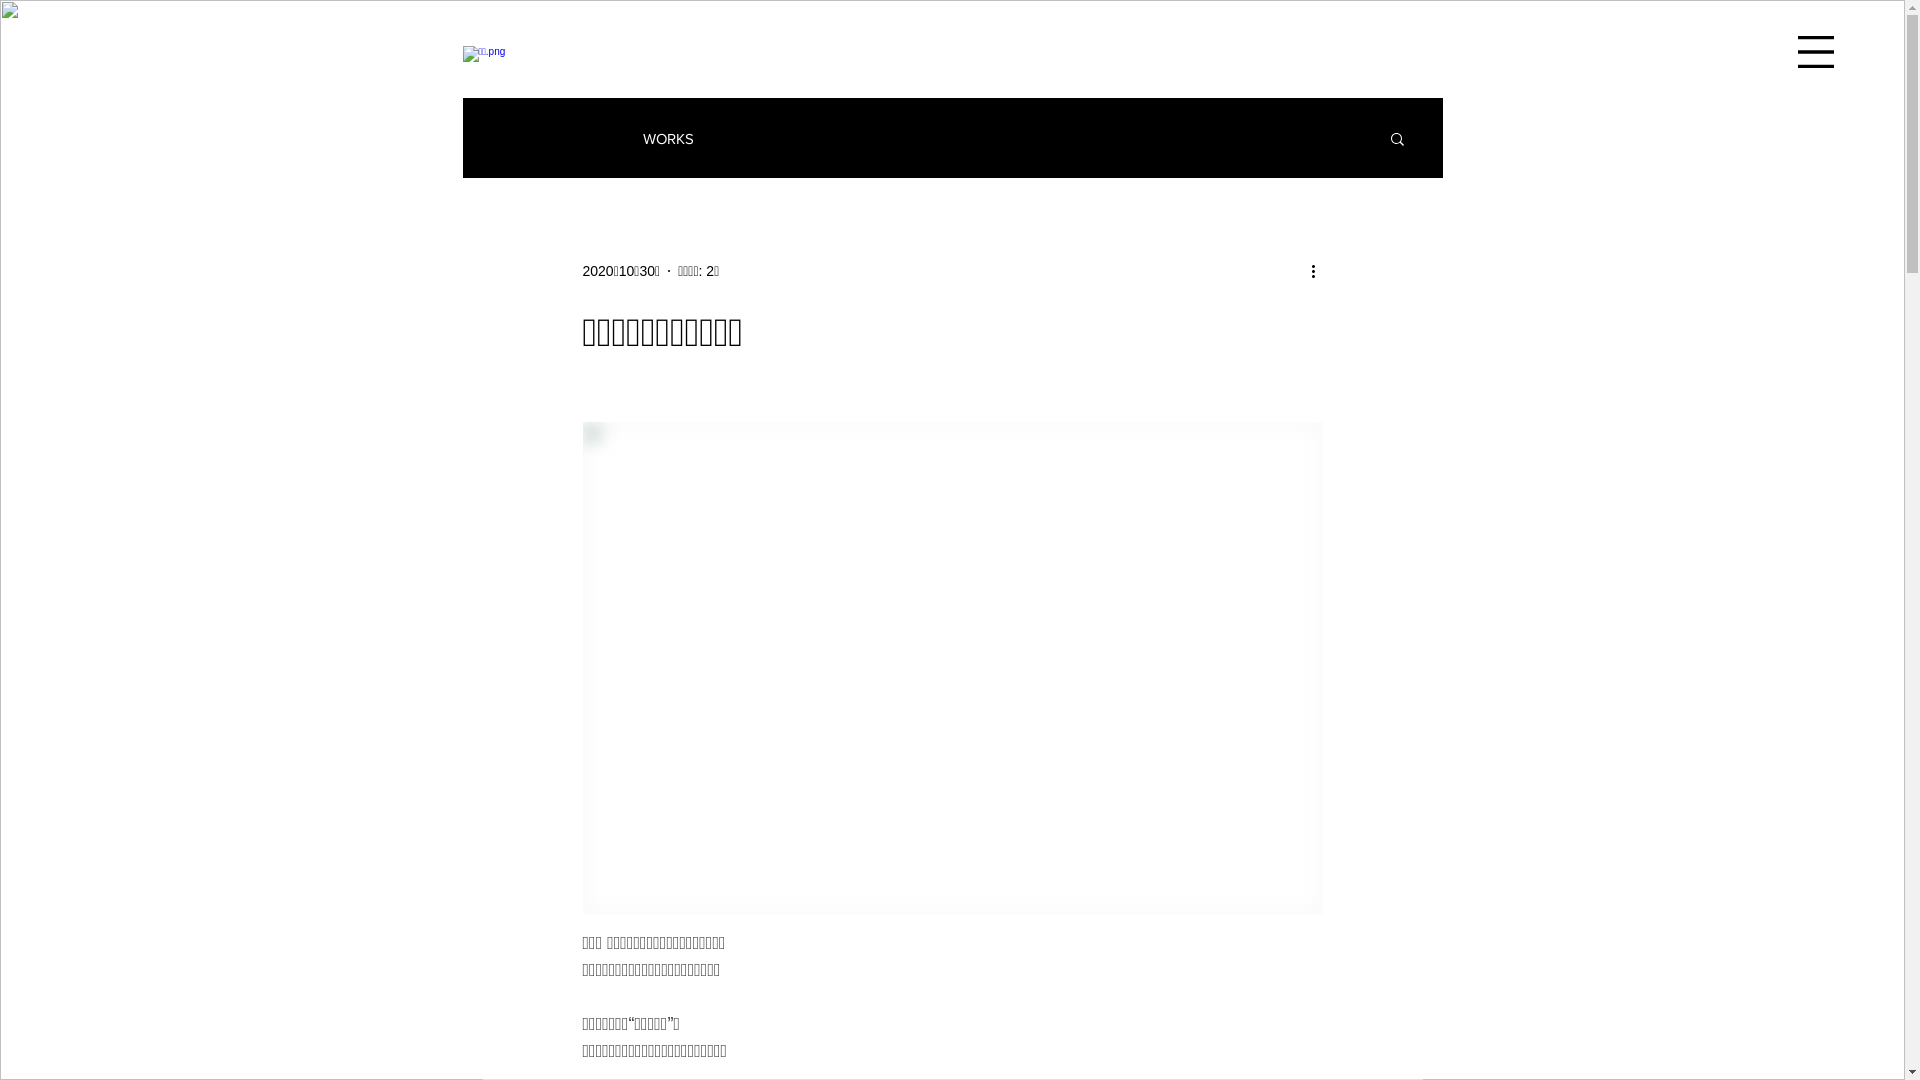 The width and height of the screenshot is (1920, 1080). What do you see at coordinates (642, 137) in the screenshot?
I see `'WORKS'` at bounding box center [642, 137].